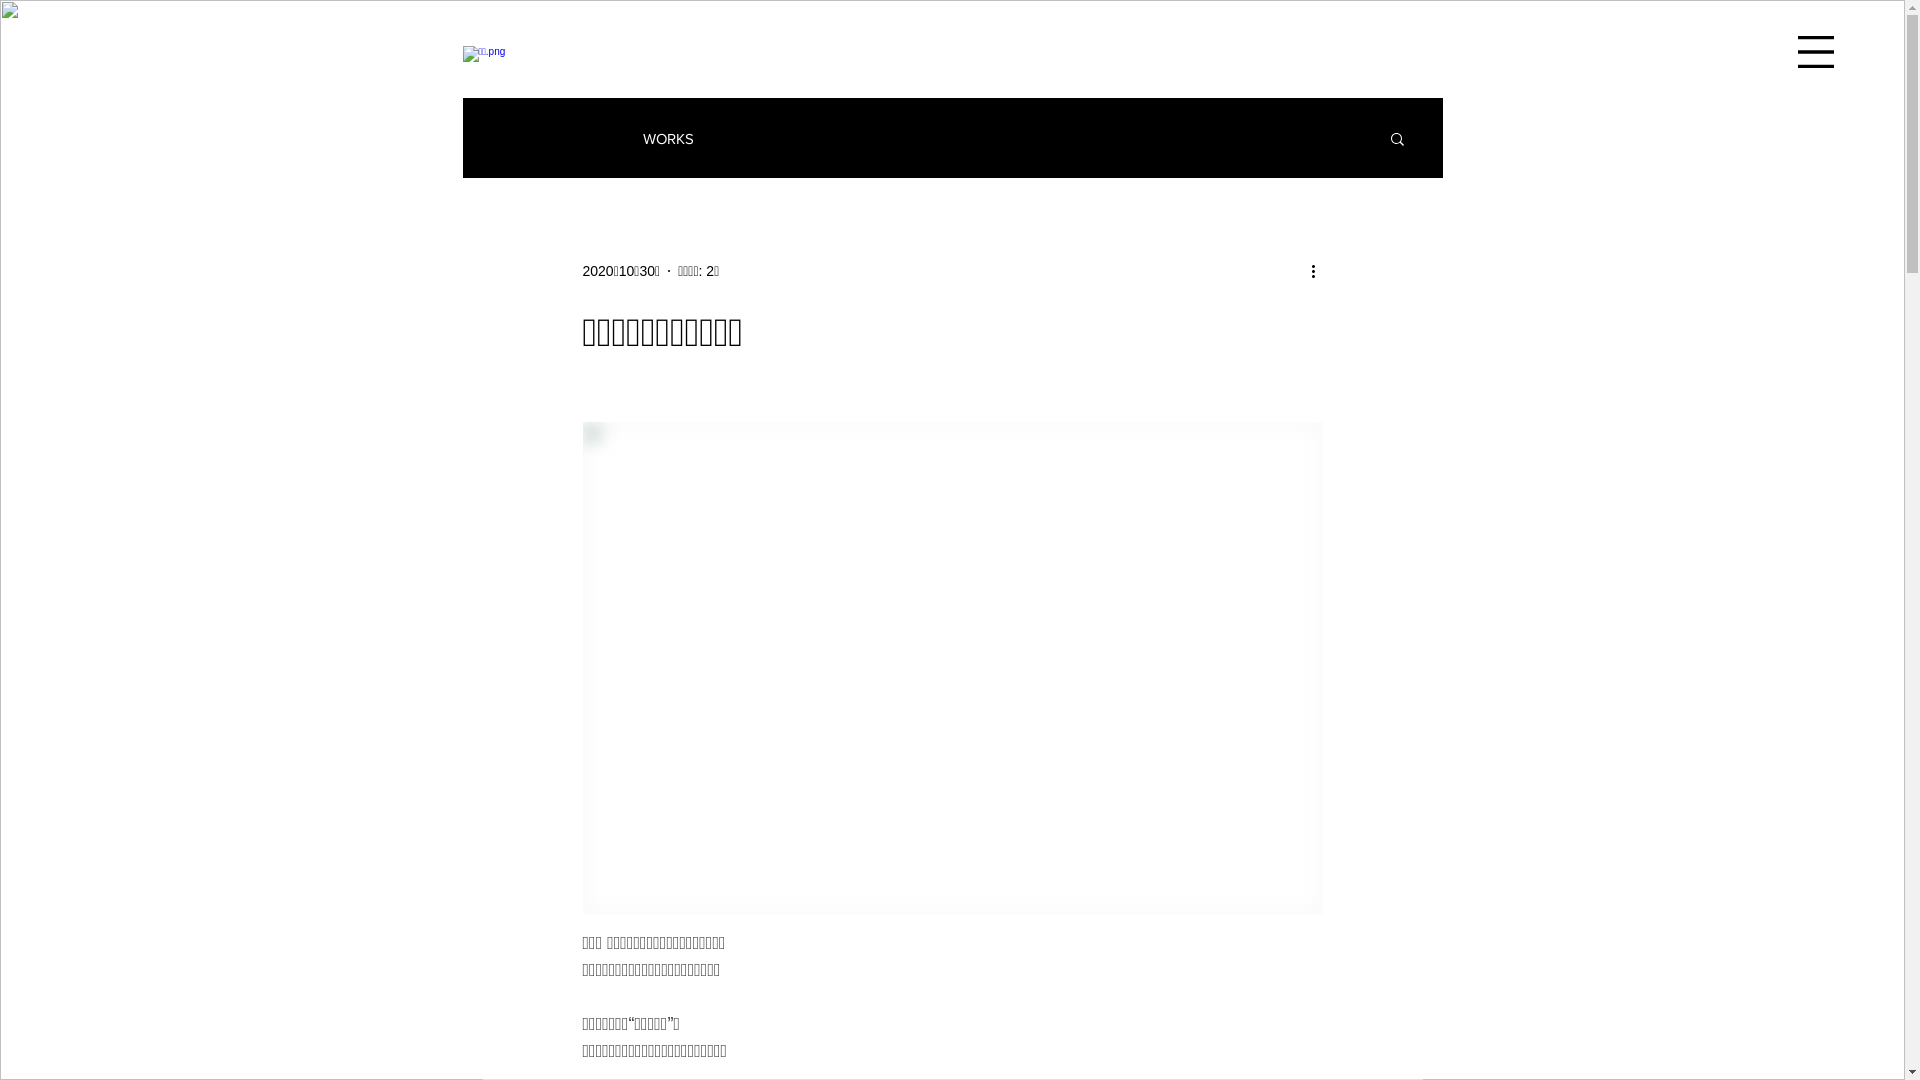 The width and height of the screenshot is (1920, 1080). What do you see at coordinates (642, 137) in the screenshot?
I see `'WORKS'` at bounding box center [642, 137].